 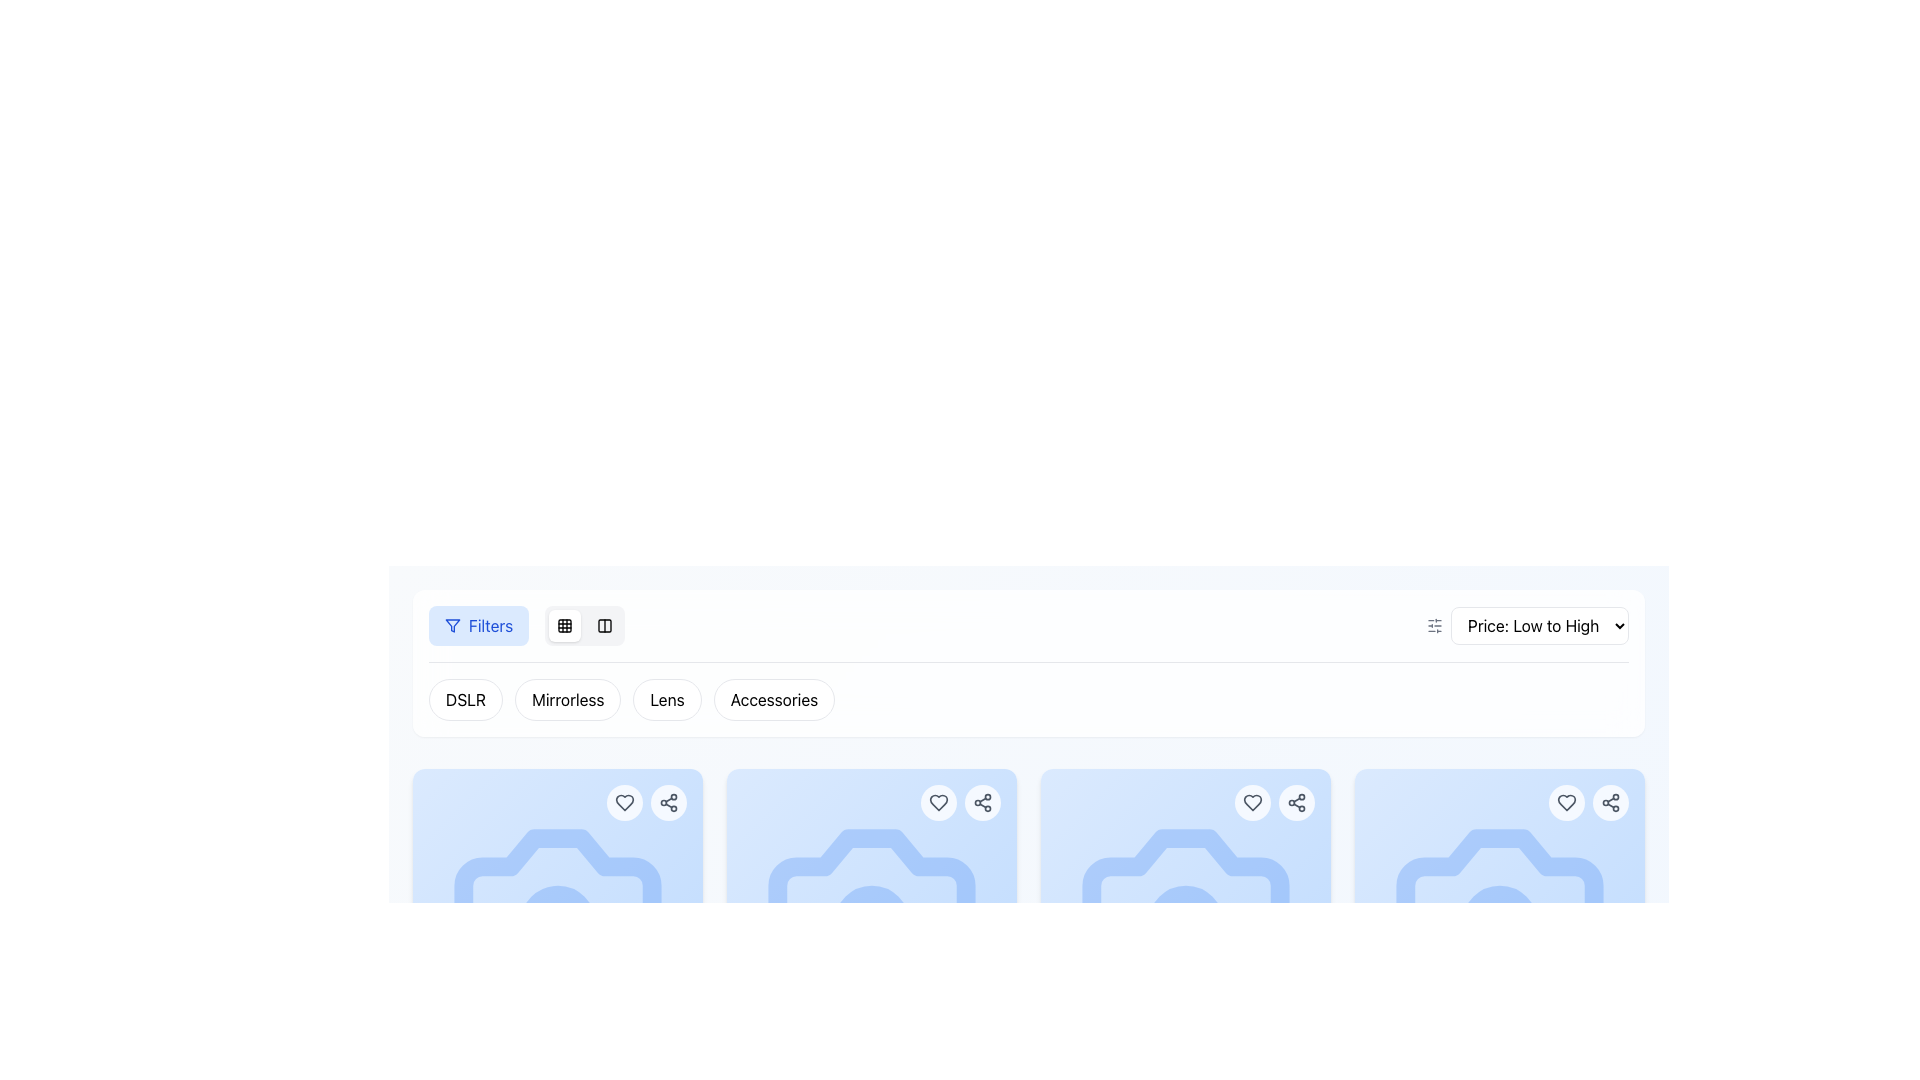 What do you see at coordinates (1611, 801) in the screenshot?
I see `the circular share button with a white background and a gray share icon, located` at bounding box center [1611, 801].